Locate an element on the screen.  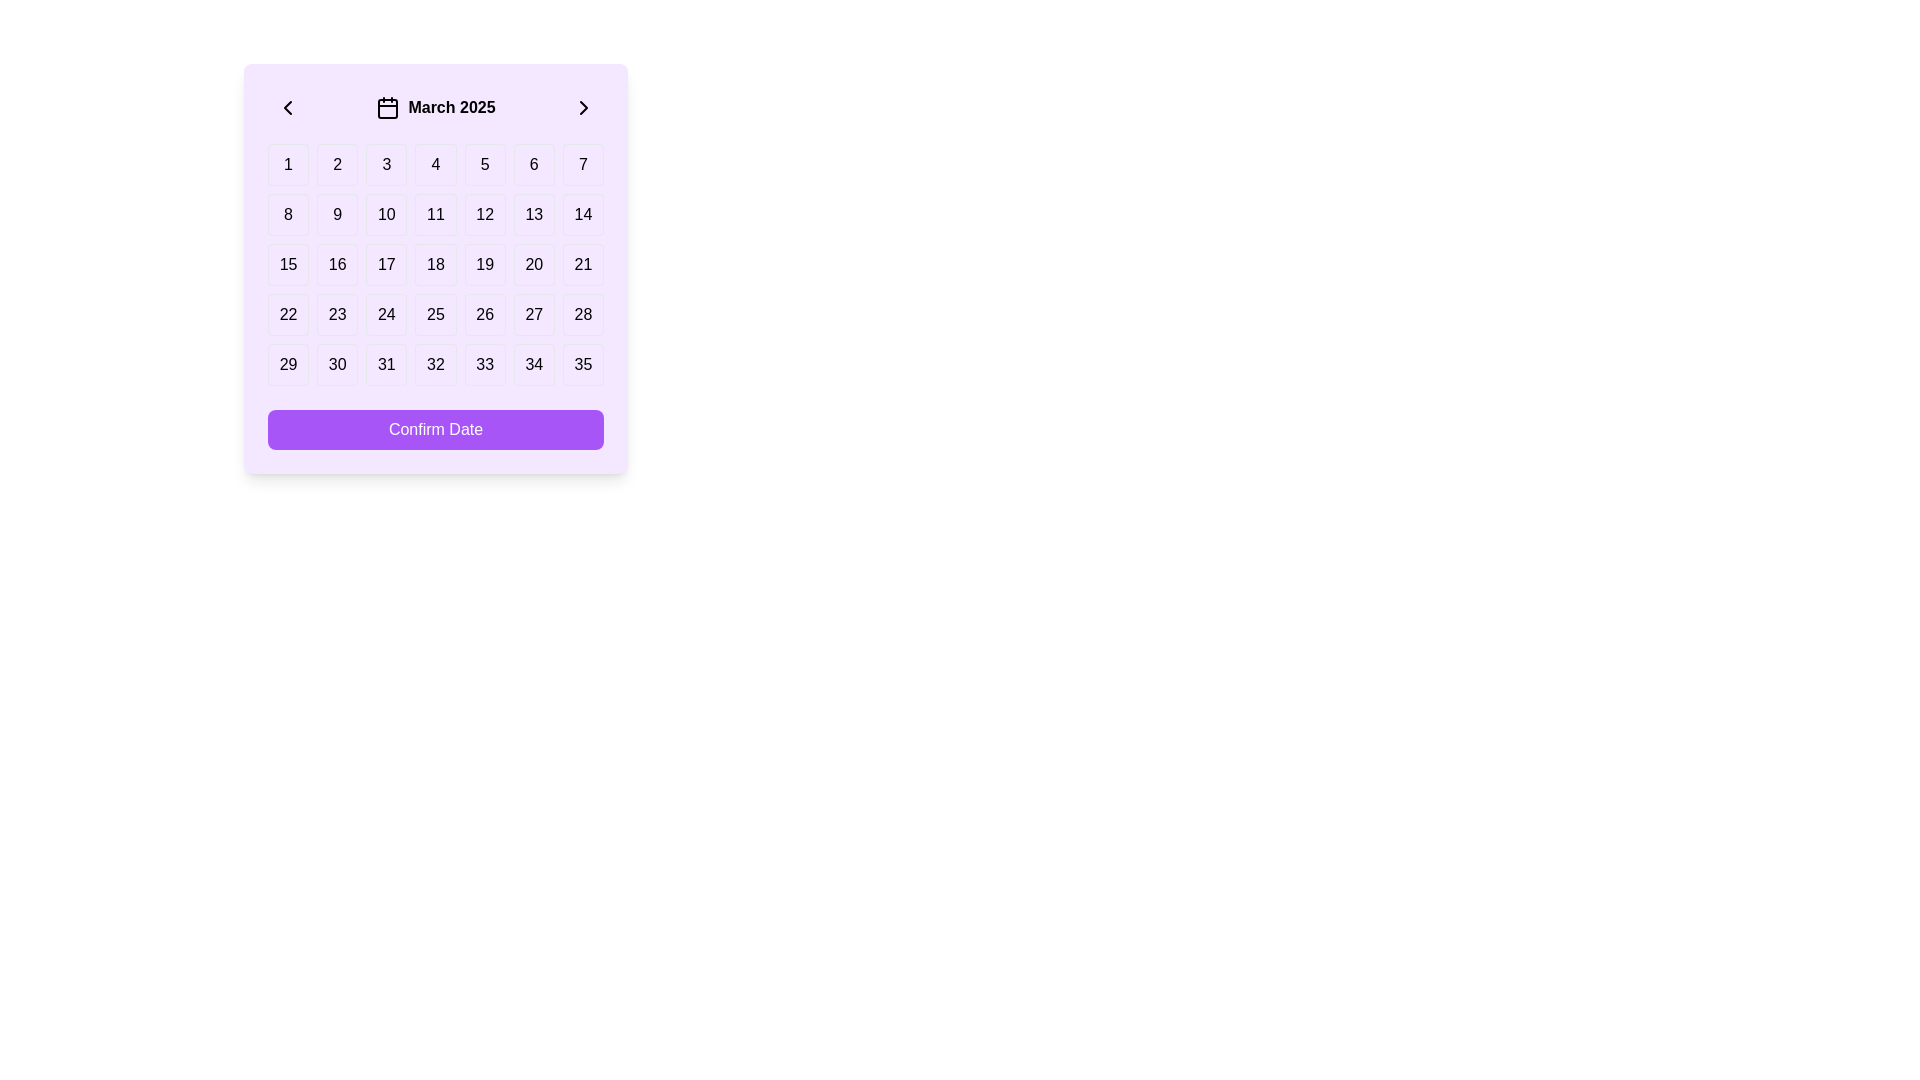
the text label displaying the currently selected month and year in the calendar view, which is located in the header section of the calendar widget is located at coordinates (450, 108).